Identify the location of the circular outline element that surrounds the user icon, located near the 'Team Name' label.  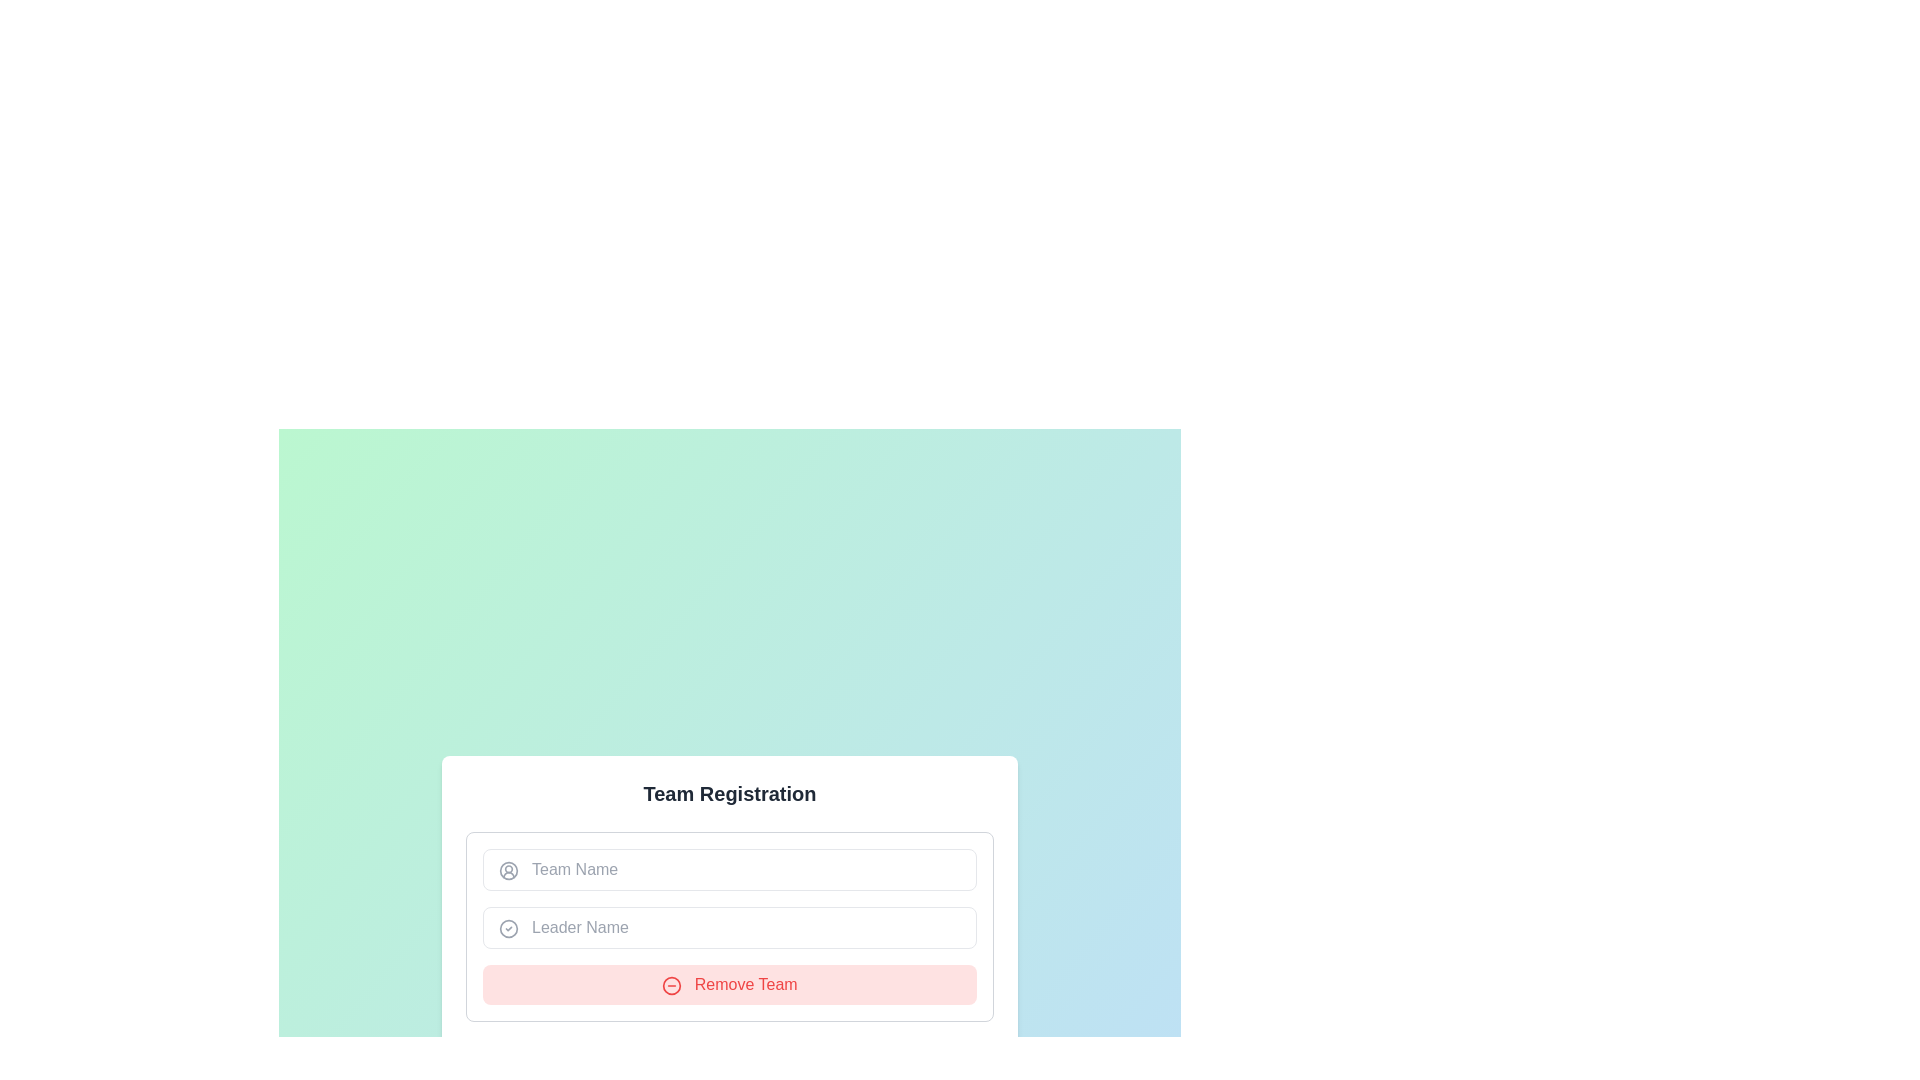
(508, 870).